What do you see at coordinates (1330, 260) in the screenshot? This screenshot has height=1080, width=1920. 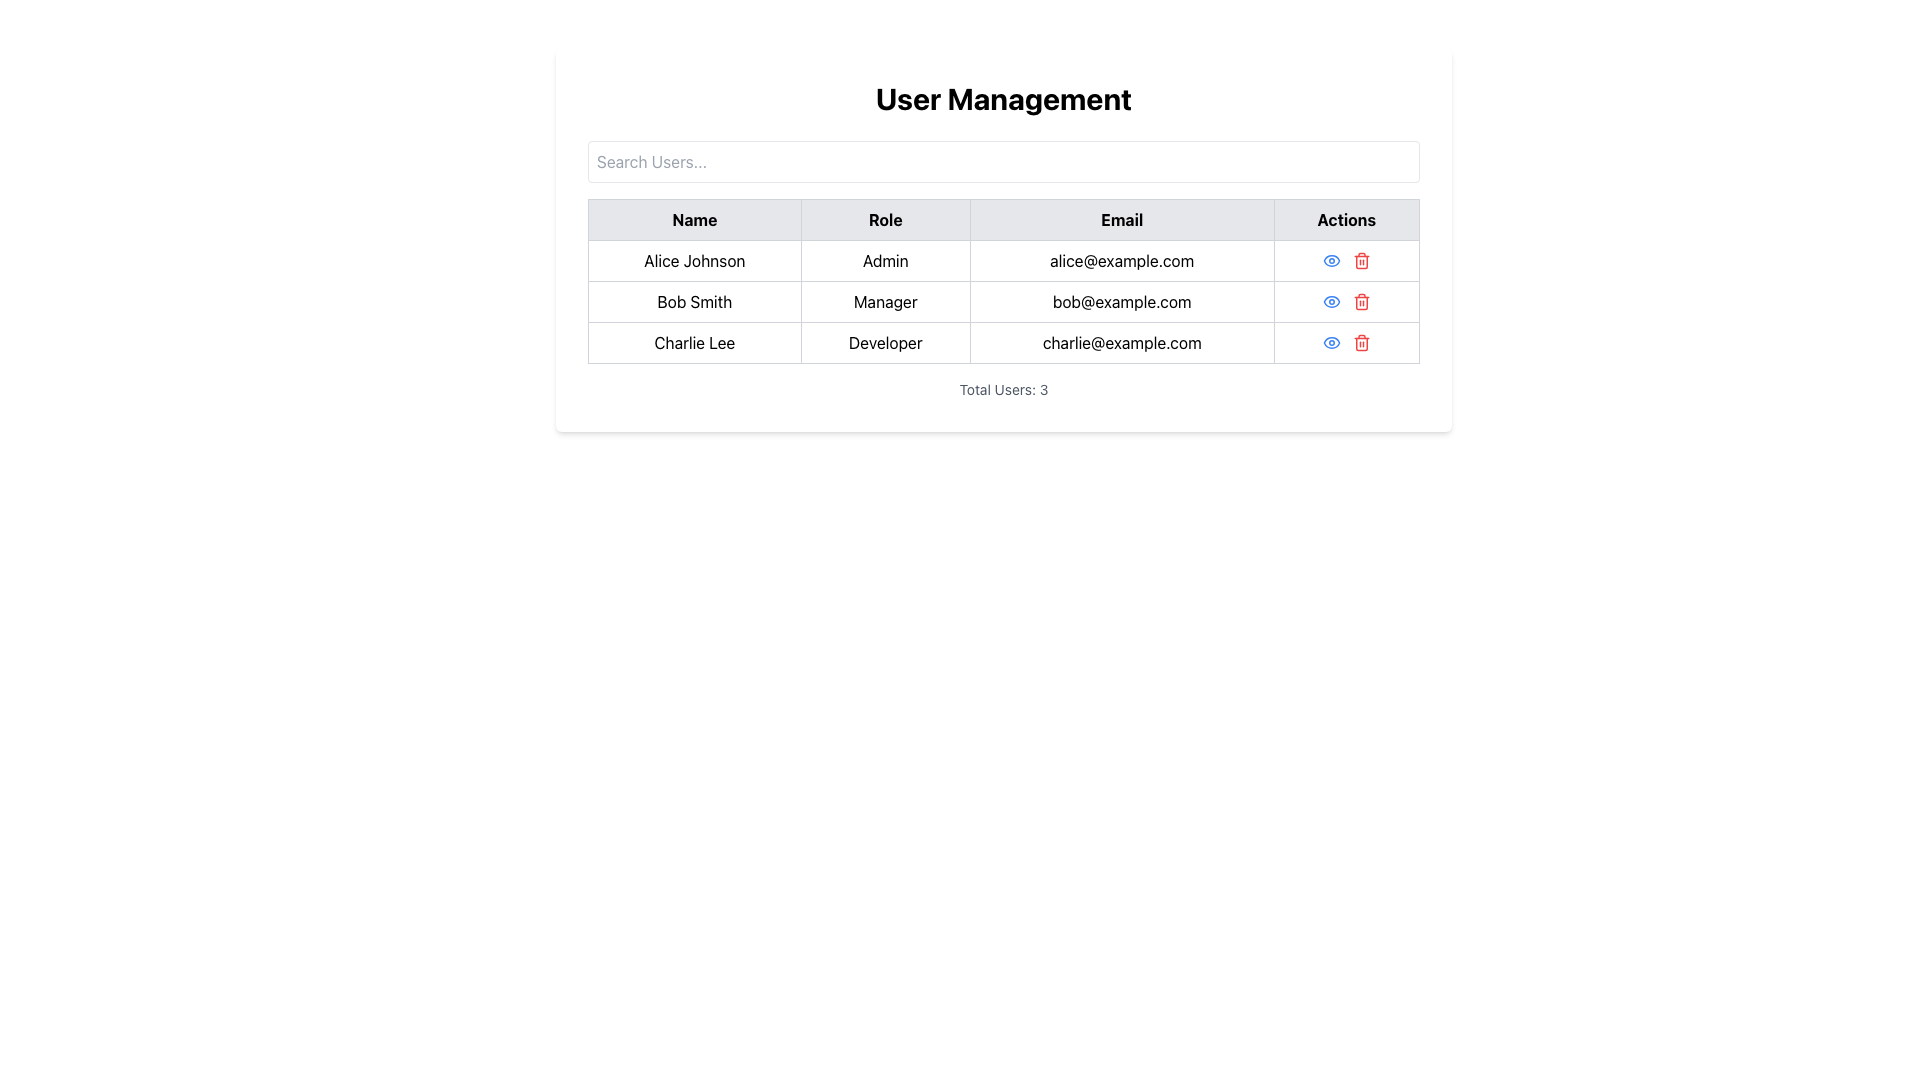 I see `the blue eye-shaped icon button in the 'Actions' column of the first row associated with user 'Alice Johnson'` at bounding box center [1330, 260].